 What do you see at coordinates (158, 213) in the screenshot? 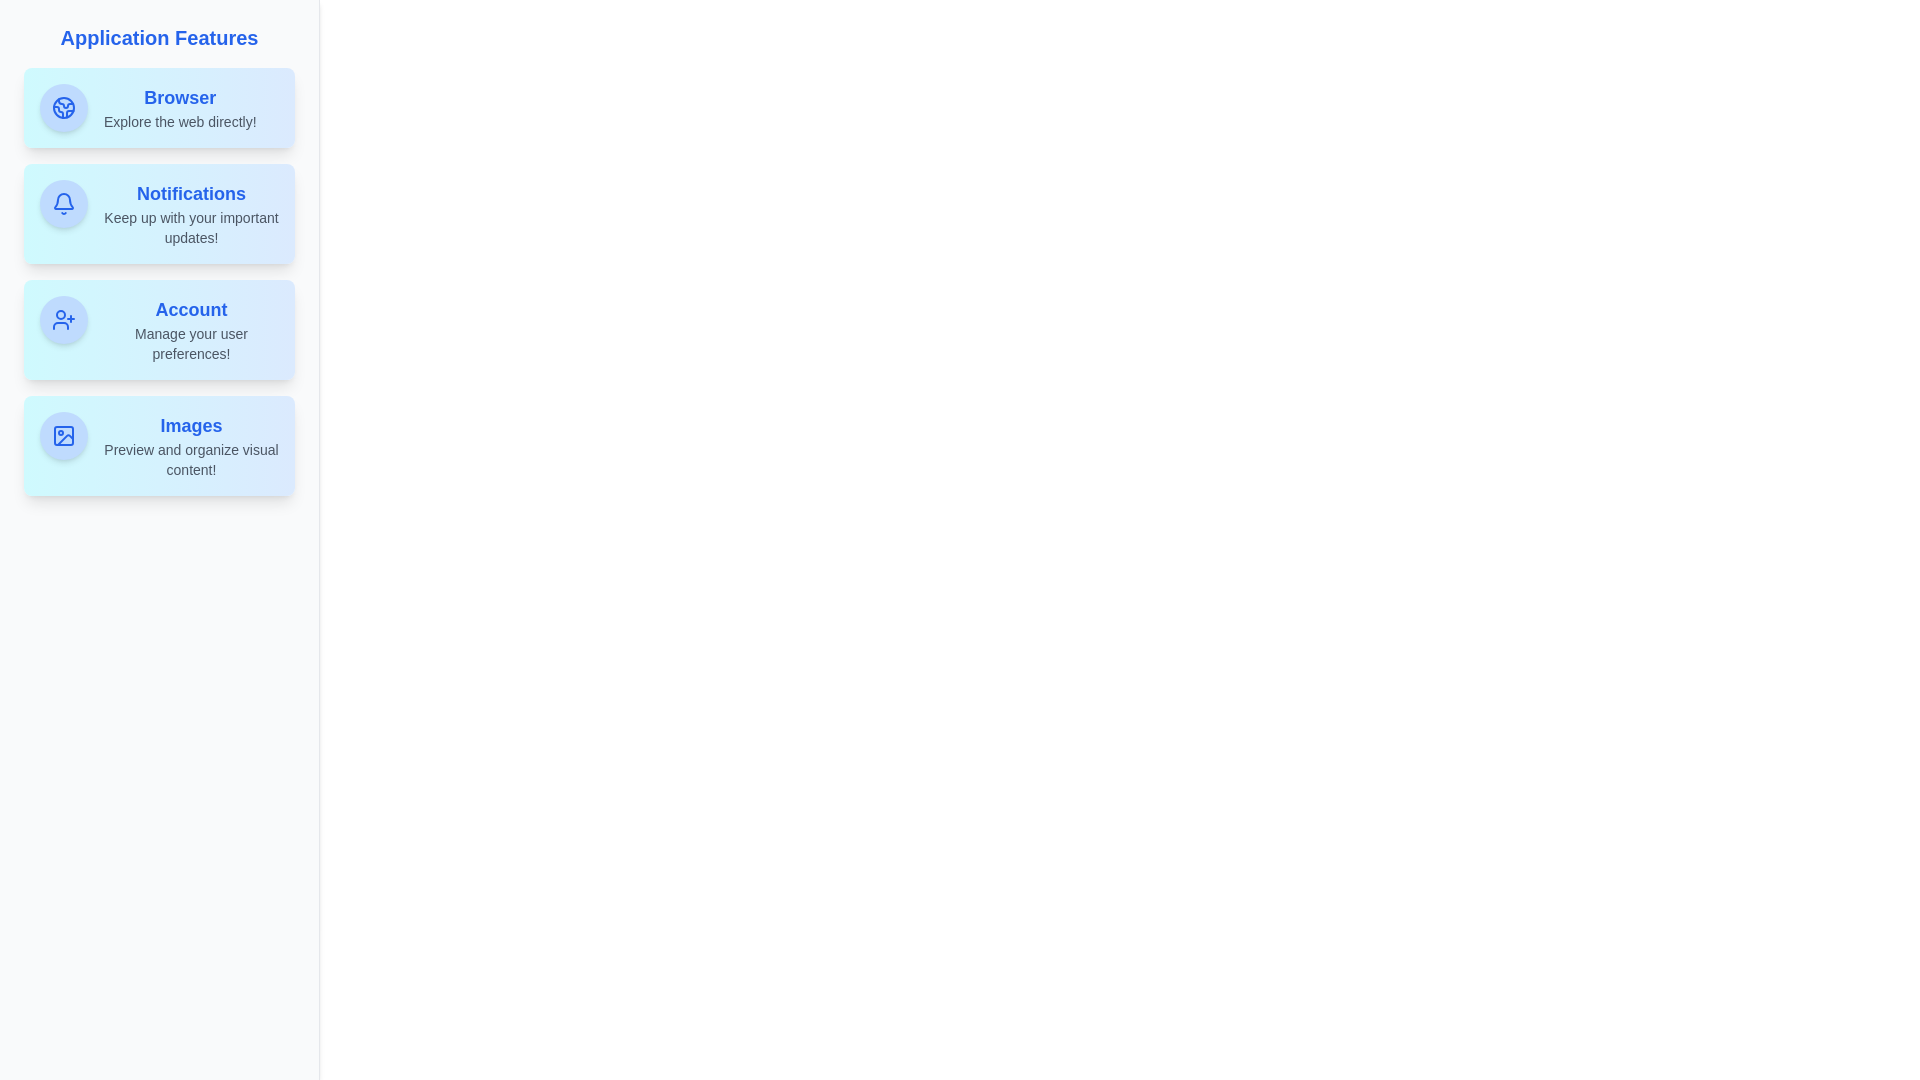
I see `the Notifications feature tile to view its hover effect` at bounding box center [158, 213].